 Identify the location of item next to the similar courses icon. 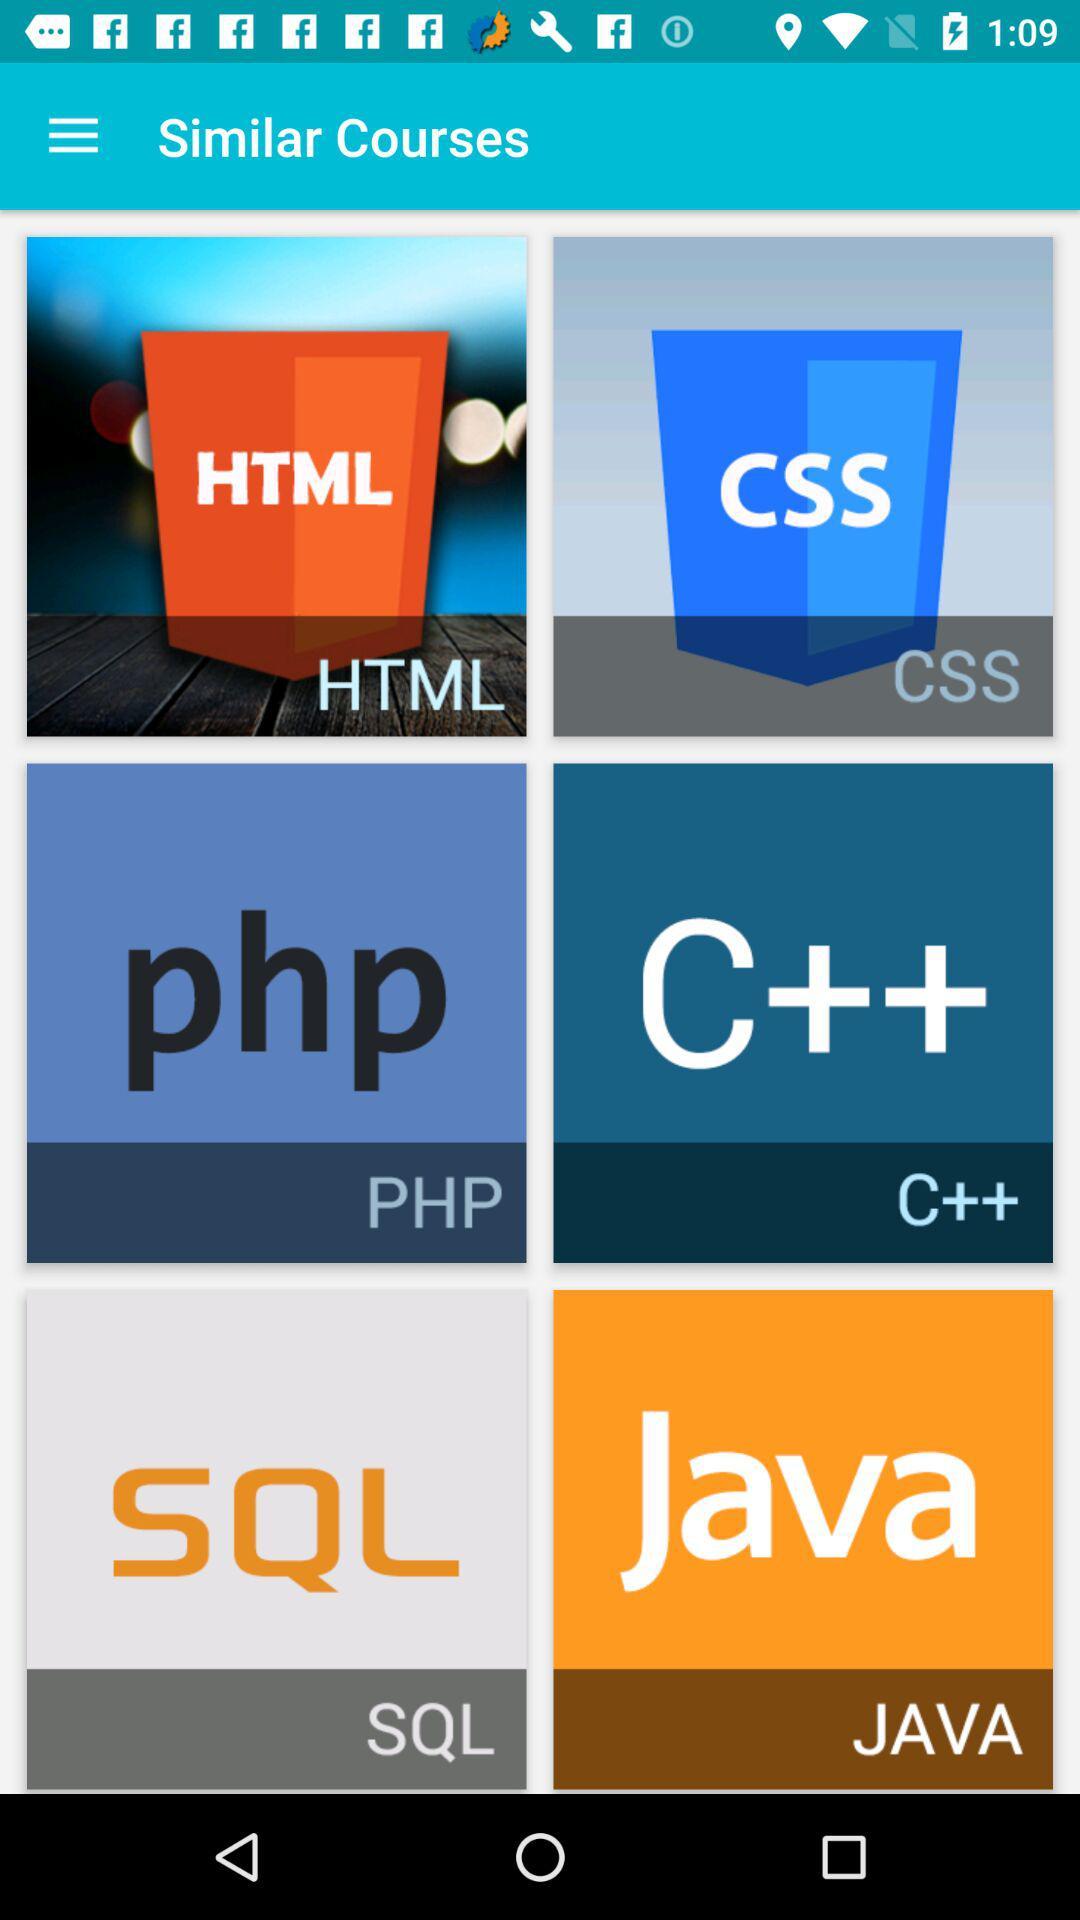
(72, 135).